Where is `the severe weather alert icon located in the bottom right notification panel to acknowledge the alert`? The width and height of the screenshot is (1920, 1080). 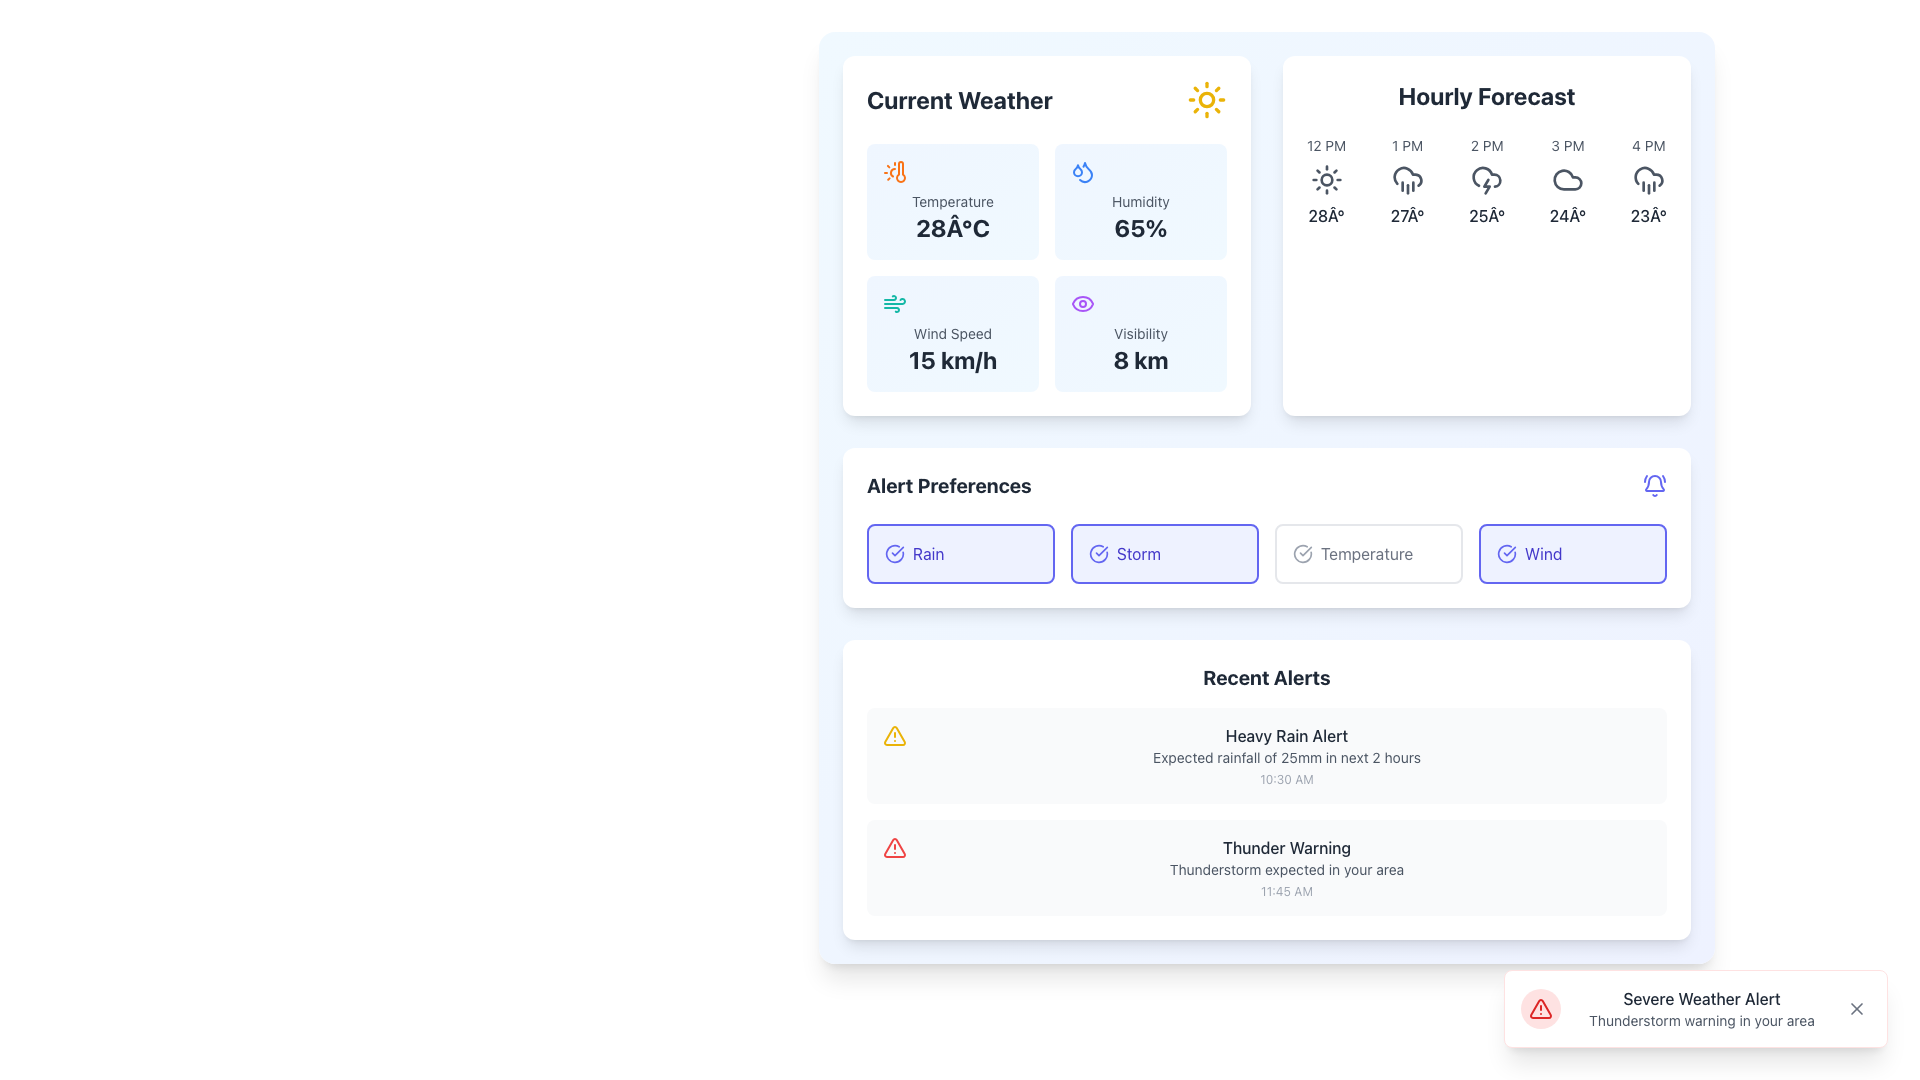
the severe weather alert icon located in the bottom right notification panel to acknowledge the alert is located at coordinates (1539, 1009).